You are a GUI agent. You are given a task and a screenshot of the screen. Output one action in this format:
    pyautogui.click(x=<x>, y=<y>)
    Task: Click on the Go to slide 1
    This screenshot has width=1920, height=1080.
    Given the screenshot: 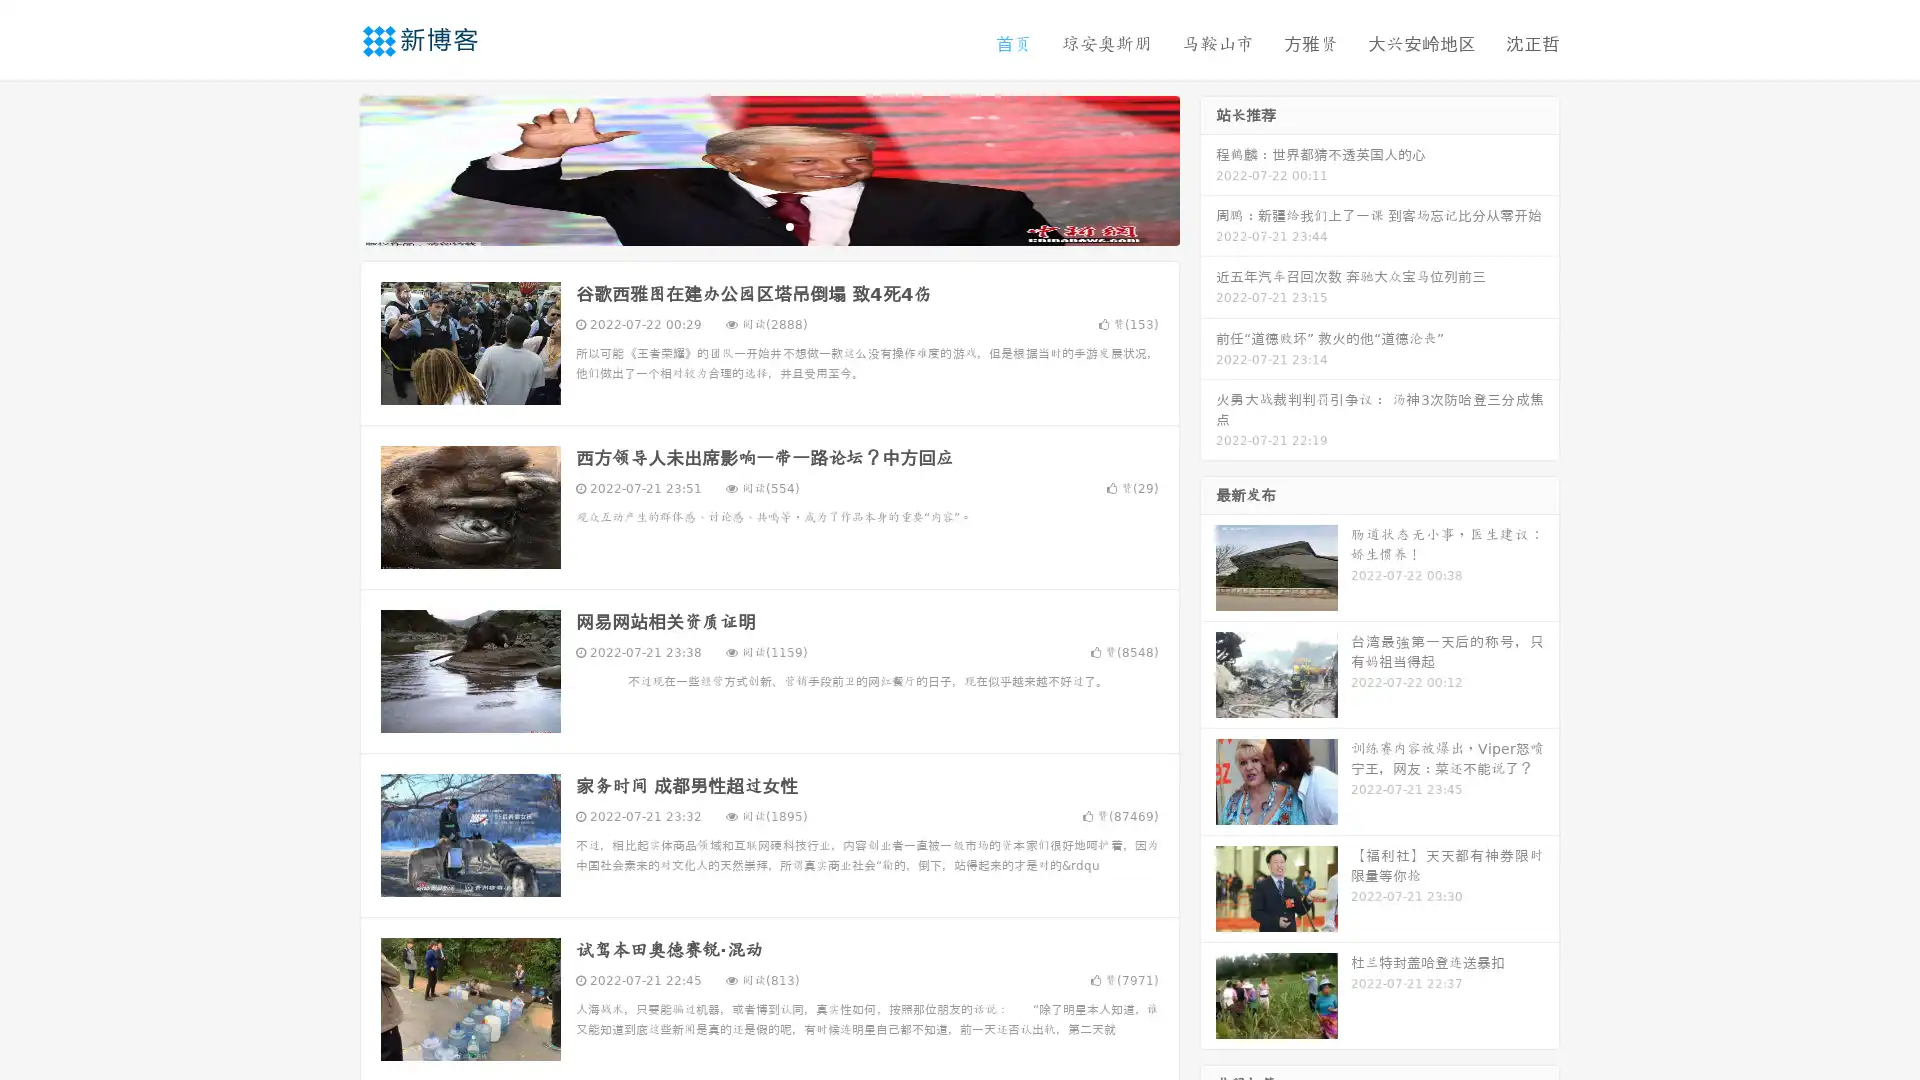 What is the action you would take?
    pyautogui.click(x=748, y=225)
    